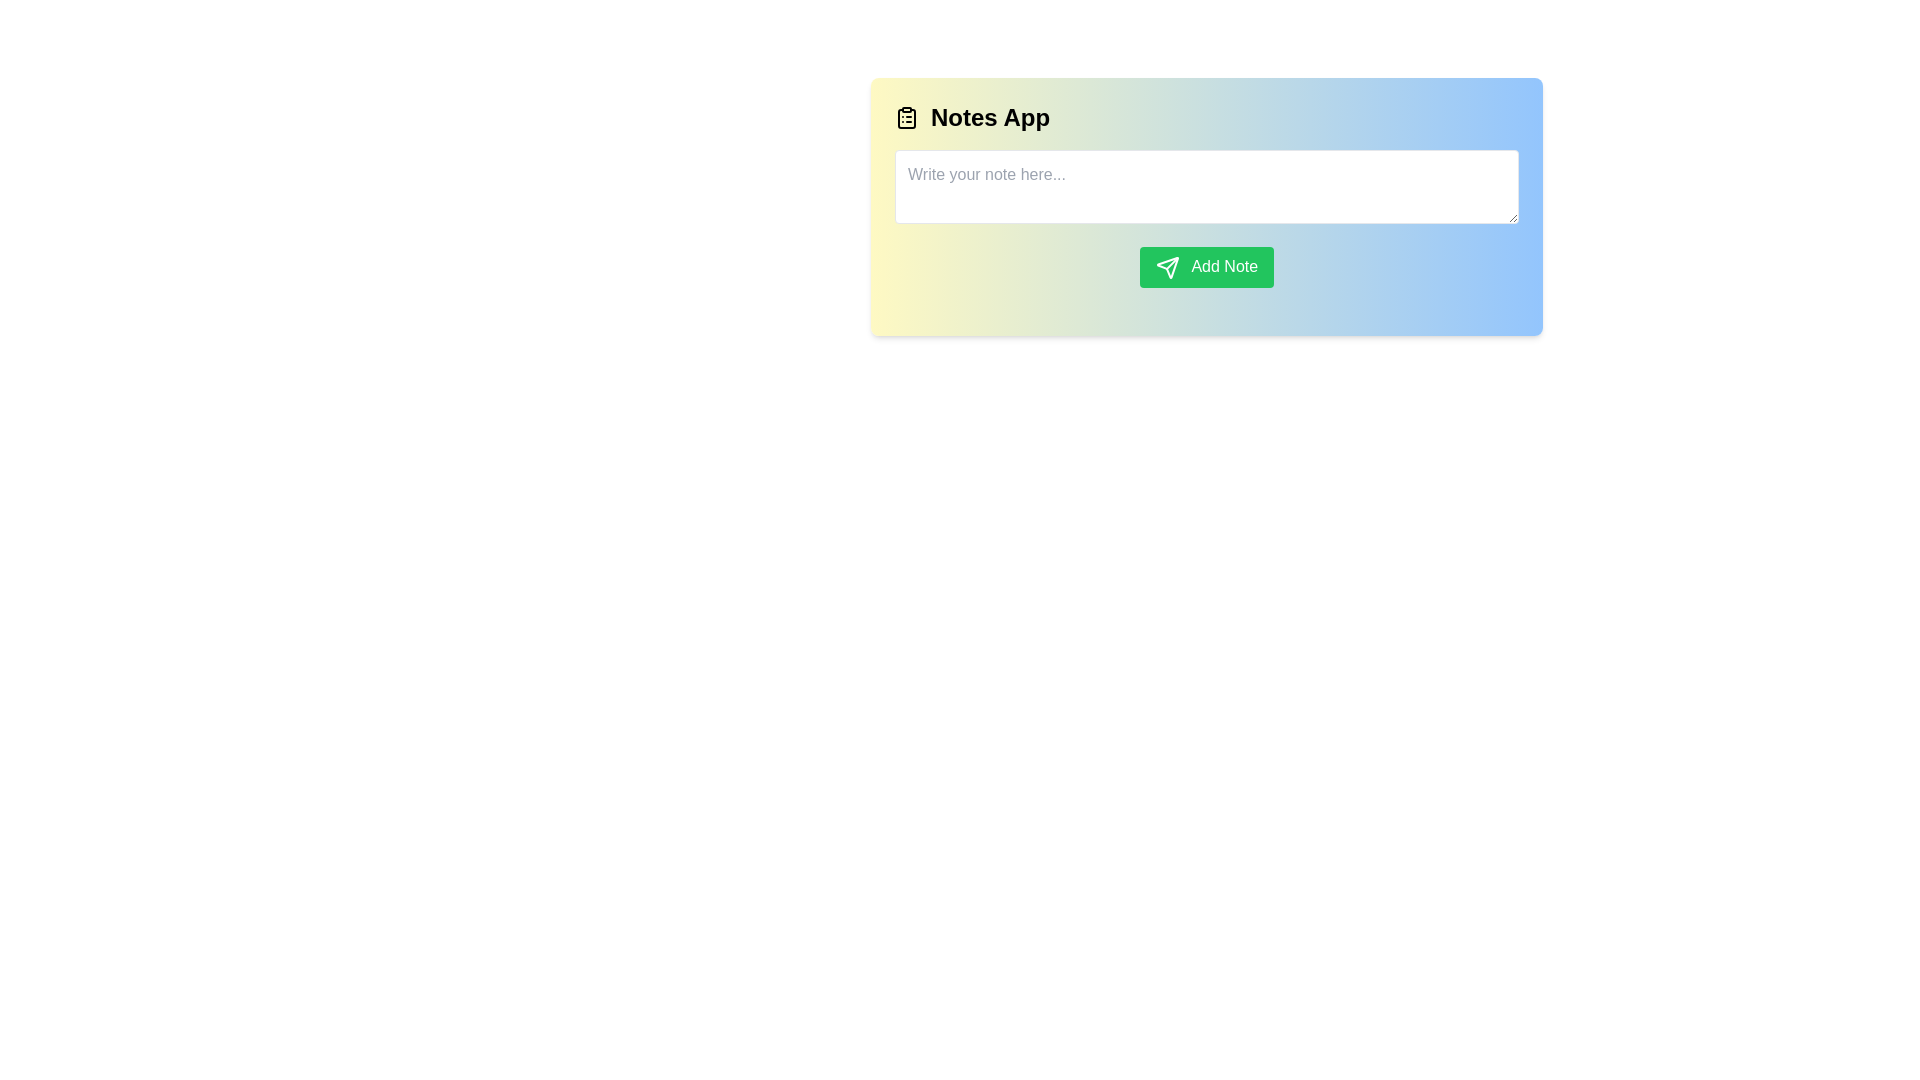 The width and height of the screenshot is (1920, 1080). Describe the element at coordinates (1167, 266) in the screenshot. I see `the triangular icon within the green 'Add Note' button, which is located below the note input field` at that location.